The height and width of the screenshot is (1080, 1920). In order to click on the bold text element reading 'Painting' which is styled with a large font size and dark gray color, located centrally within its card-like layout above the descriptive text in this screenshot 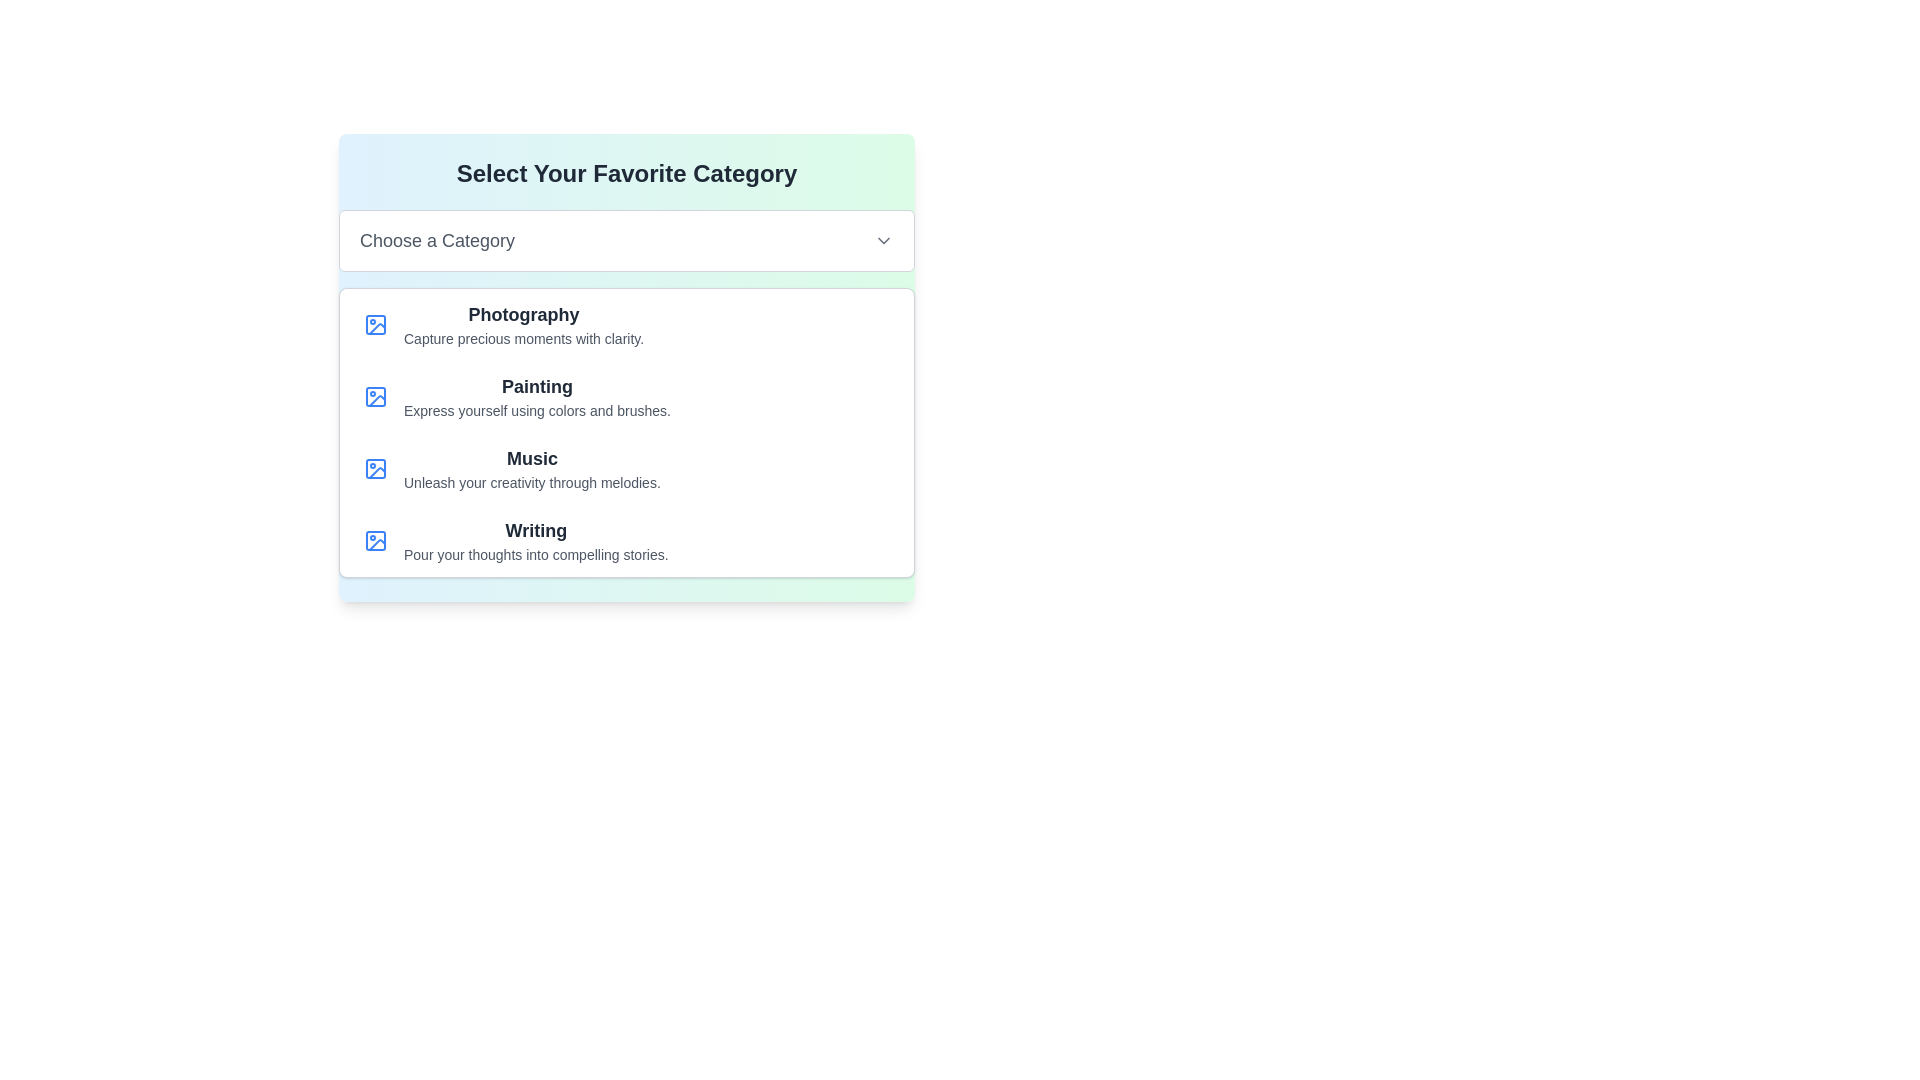, I will do `click(537, 386)`.